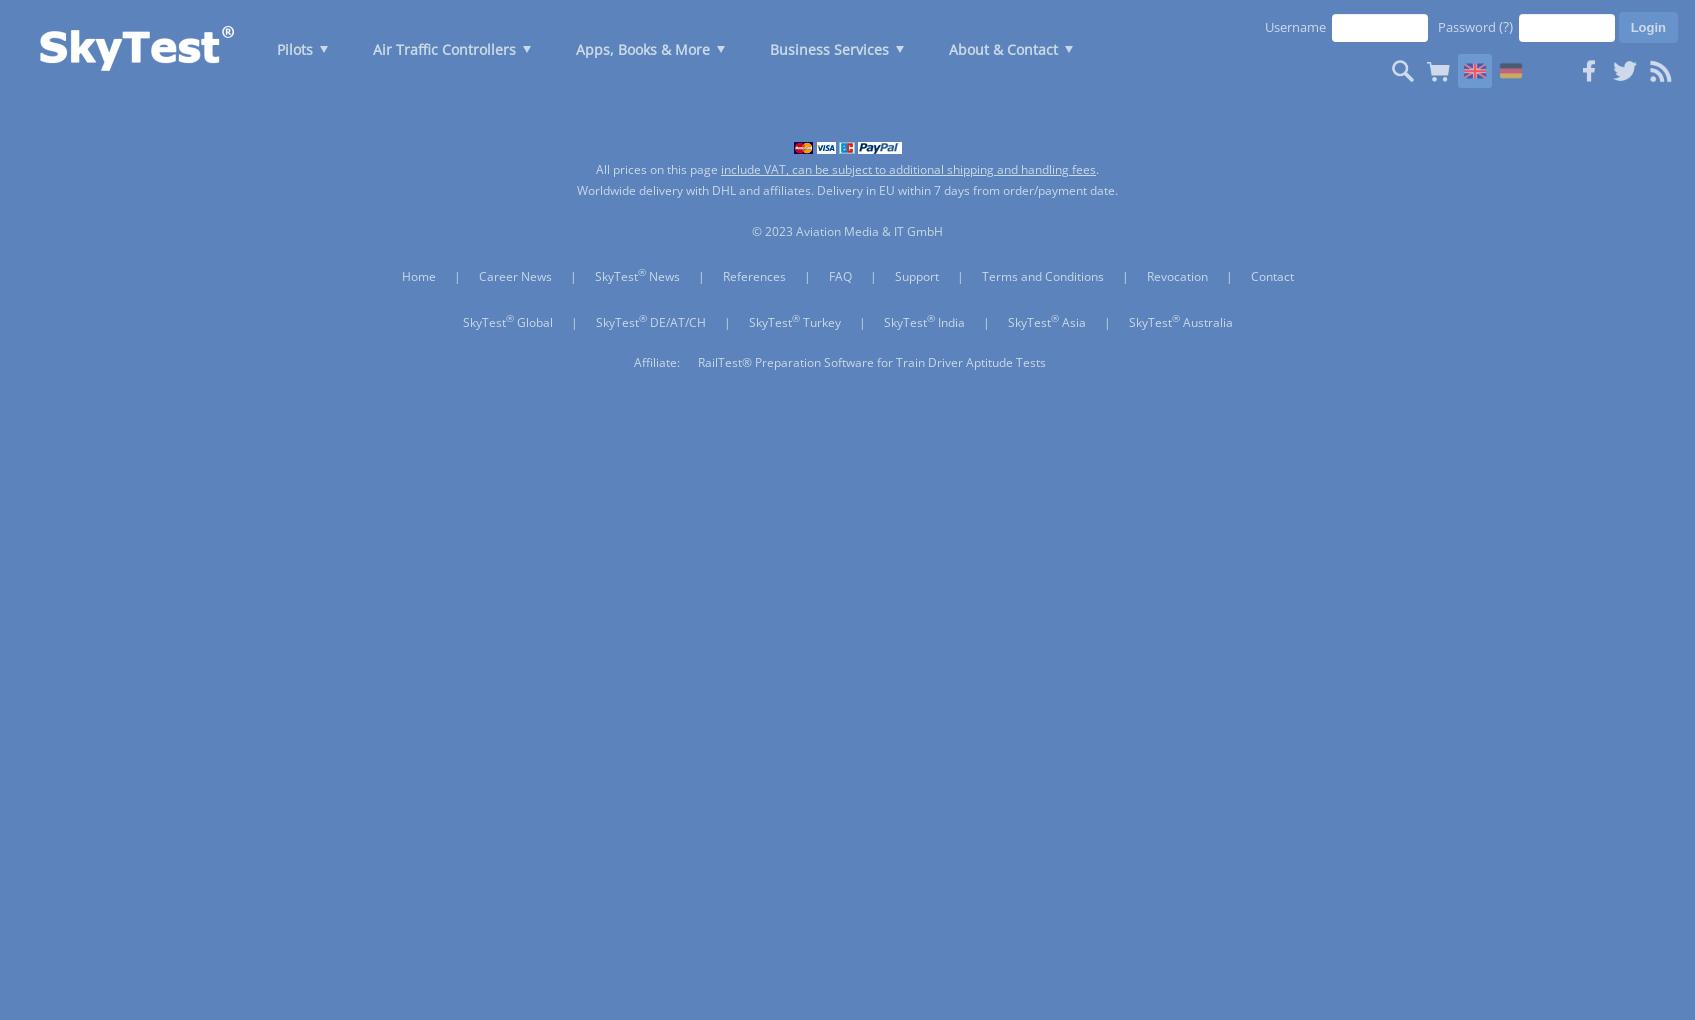 The height and width of the screenshot is (1020, 1695). I want to click on '(?)', so click(1498, 25).